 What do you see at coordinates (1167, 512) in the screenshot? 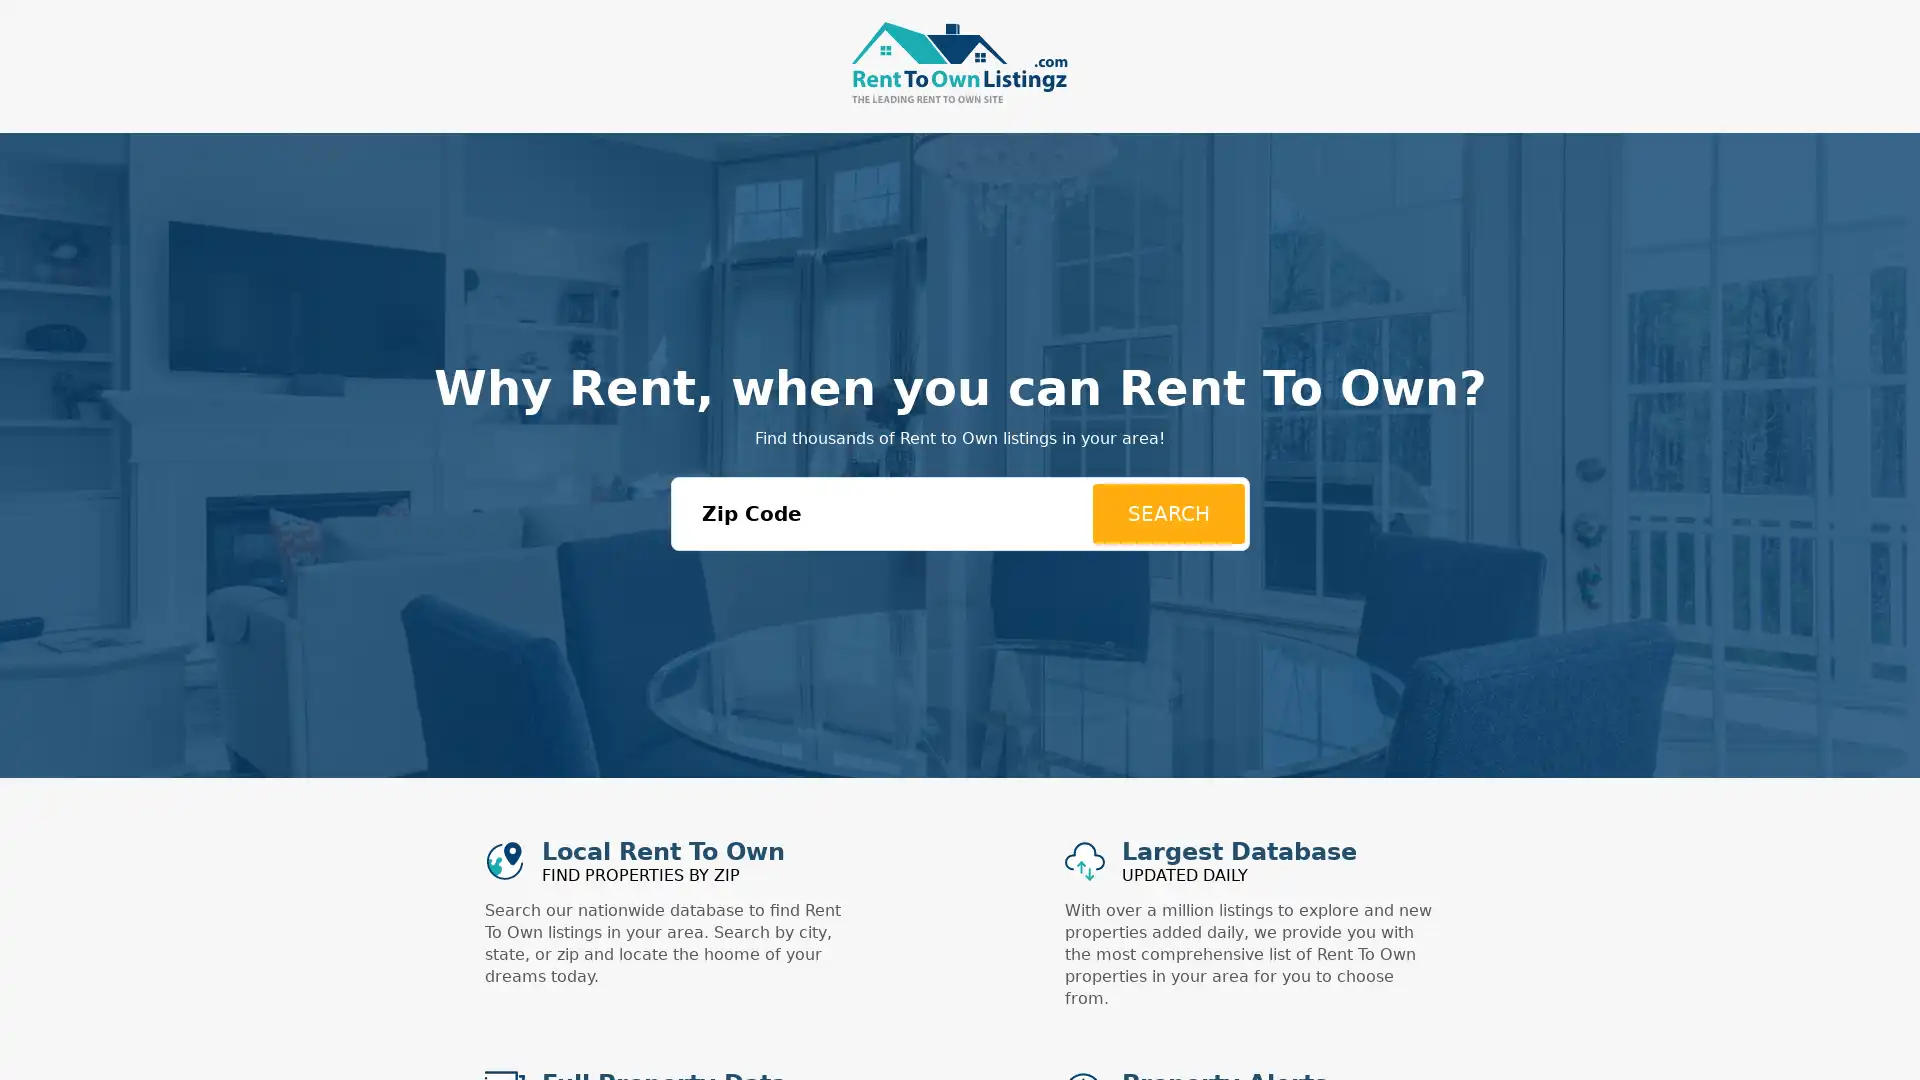
I see `SEARCH` at bounding box center [1167, 512].